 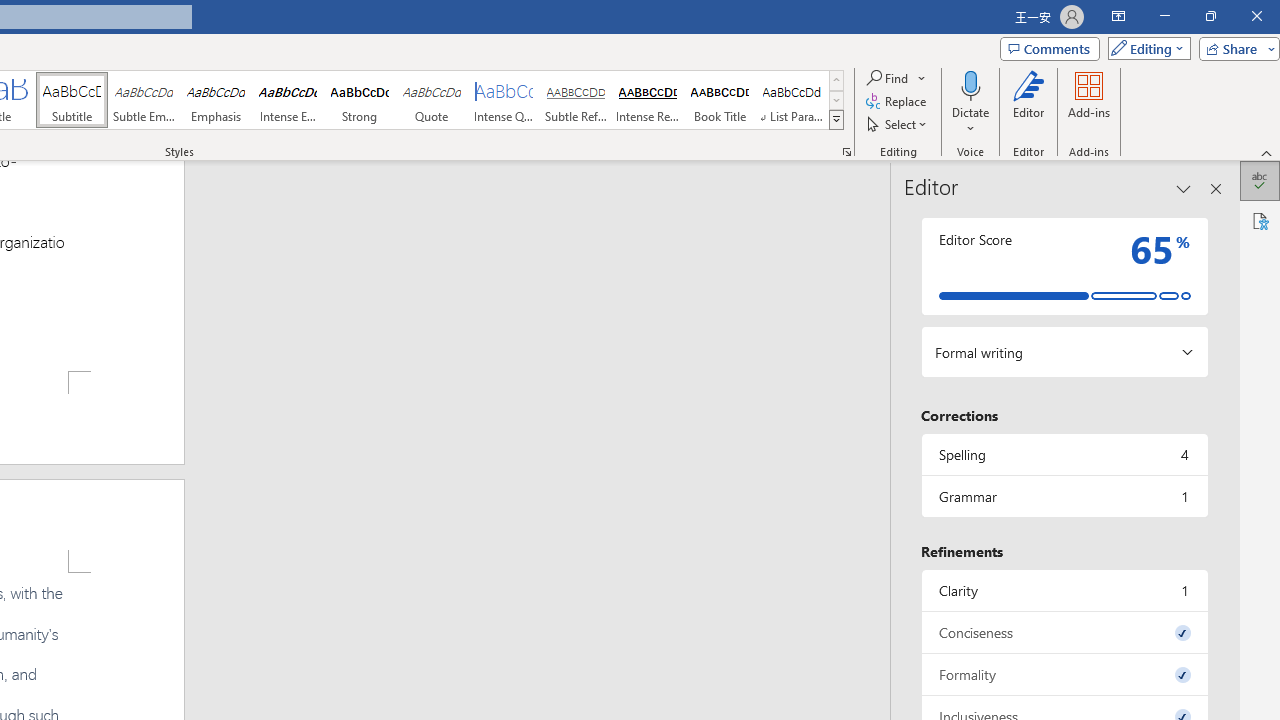 What do you see at coordinates (897, 124) in the screenshot?
I see `'Select'` at bounding box center [897, 124].